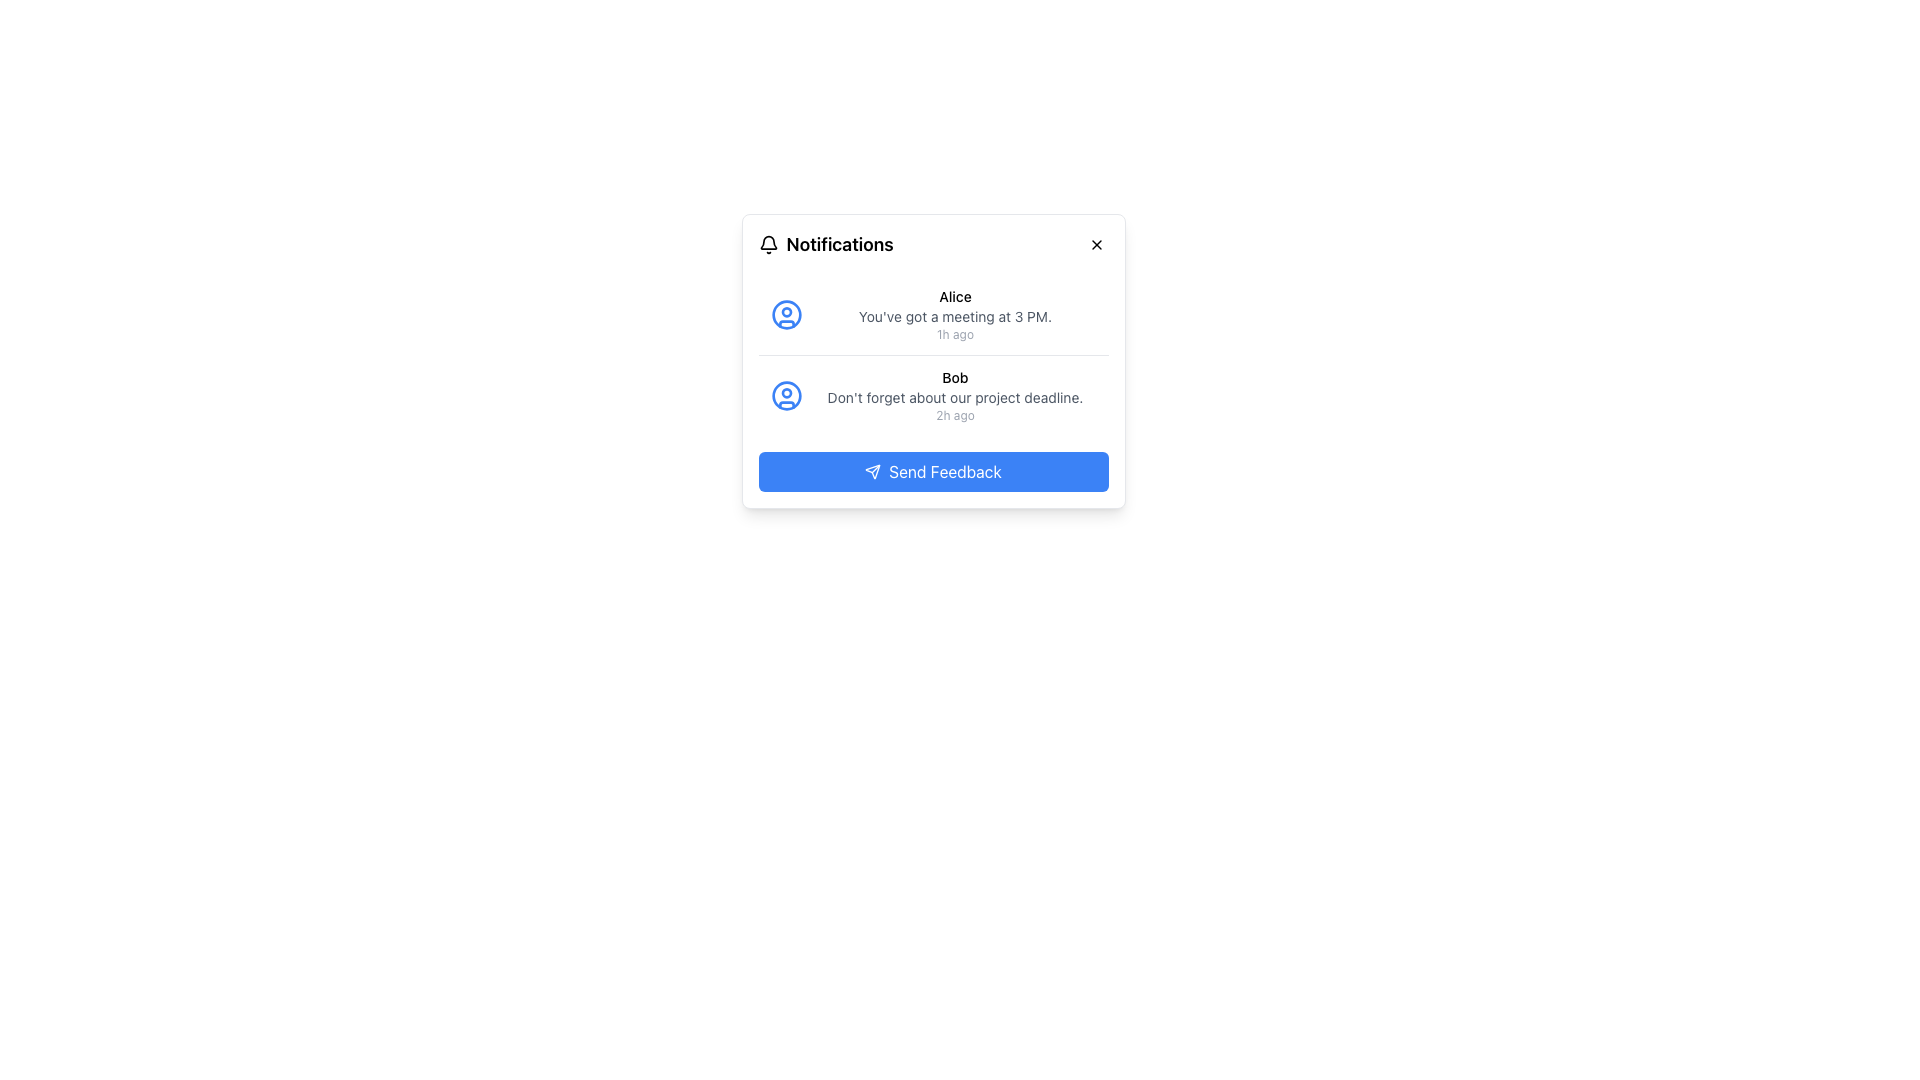  Describe the element at coordinates (932, 396) in the screenshot. I see `the second notification item in the notification list` at that location.